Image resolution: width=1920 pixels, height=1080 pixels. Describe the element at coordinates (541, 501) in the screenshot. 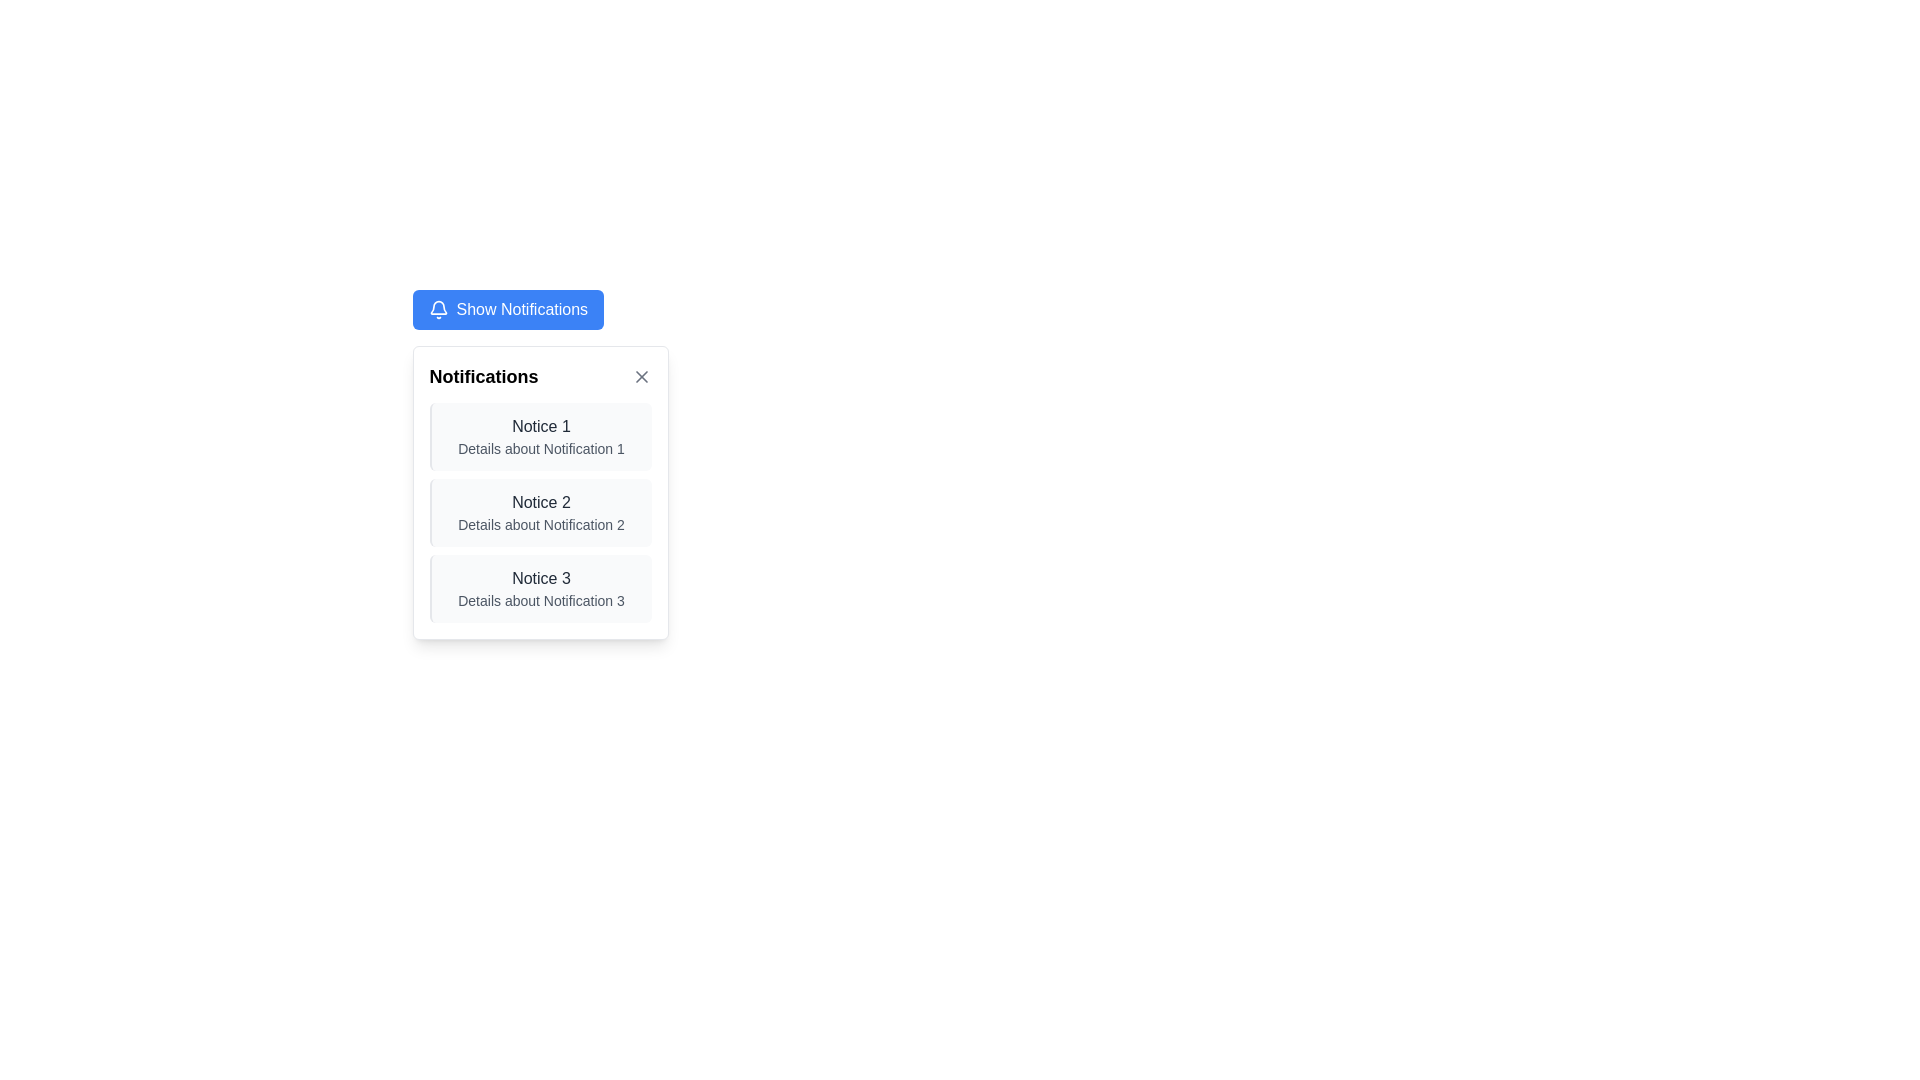

I see `title text of the notification, which is the second in the sequence and located in the middle of the notification card` at that location.